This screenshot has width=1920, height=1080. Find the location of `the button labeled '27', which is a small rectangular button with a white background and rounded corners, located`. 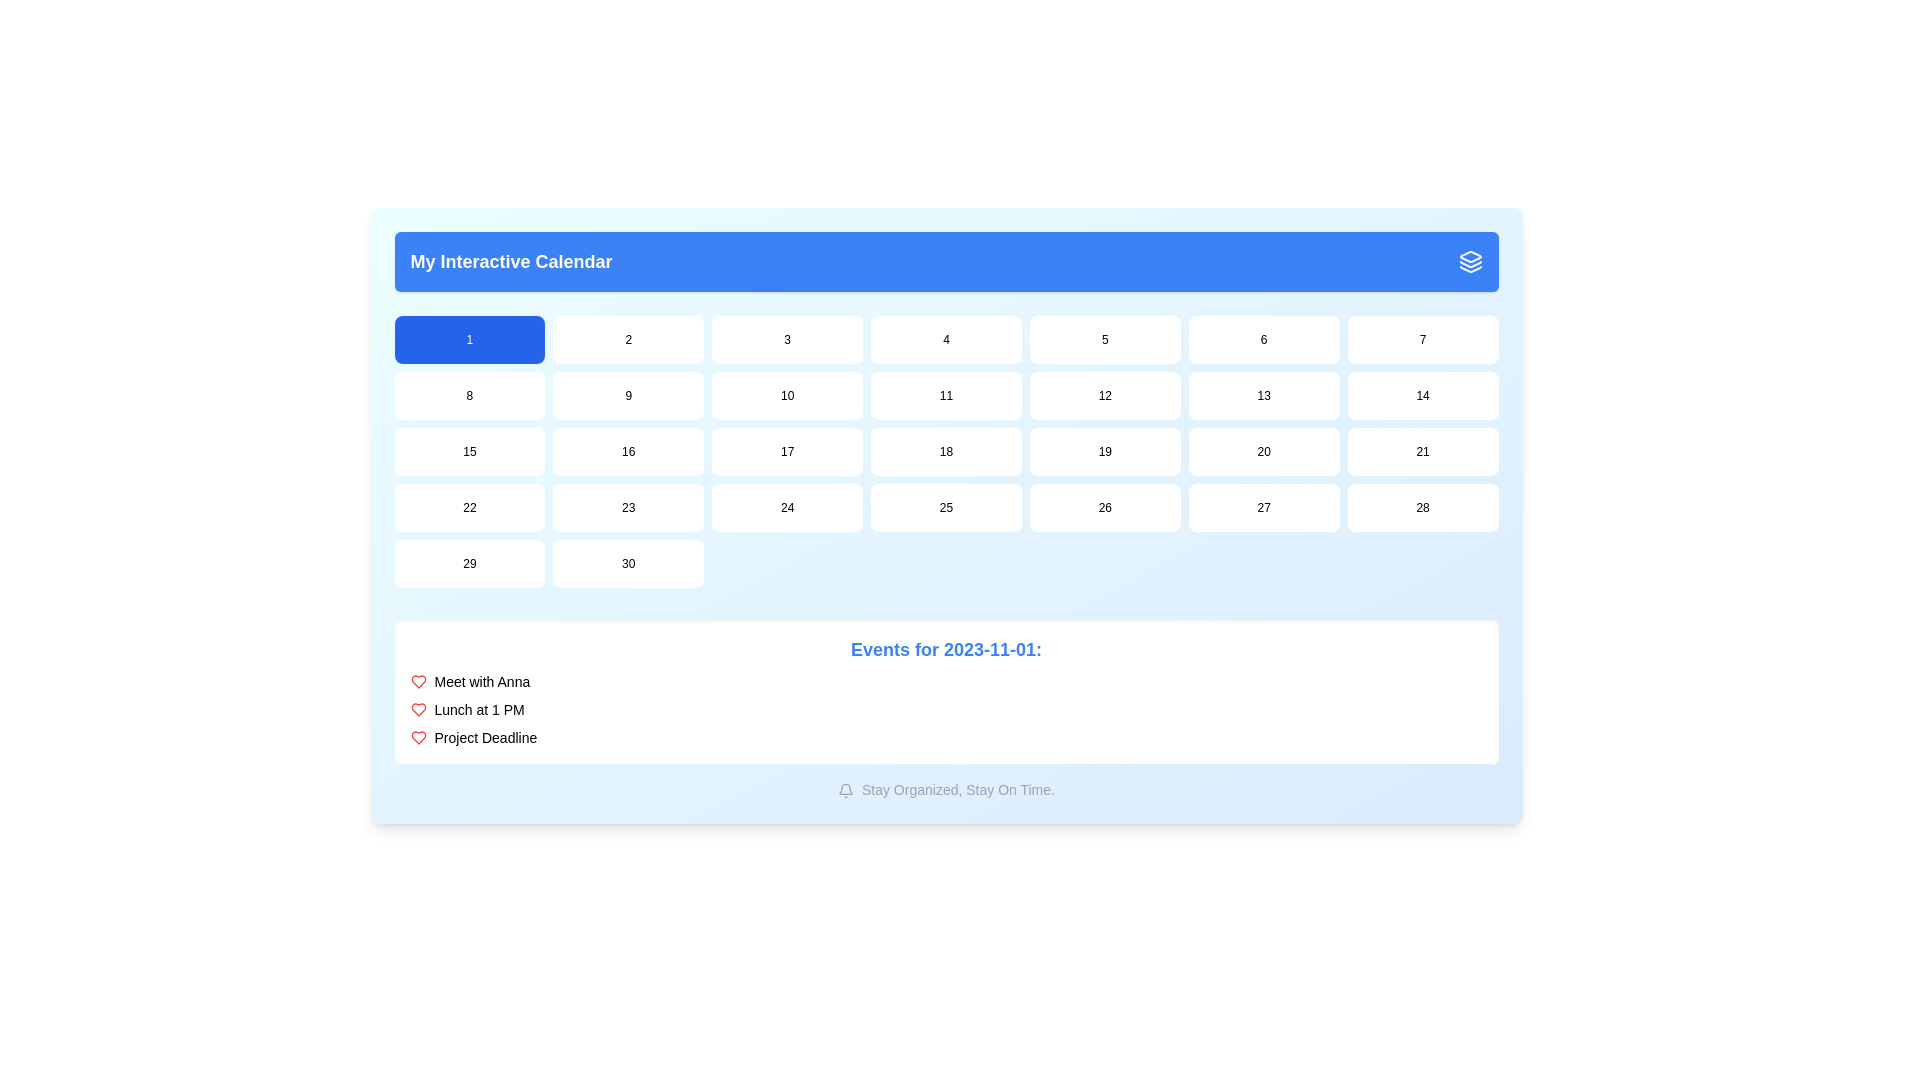

the button labeled '27', which is a small rectangular button with a white background and rounded corners, located is located at coordinates (1263, 507).